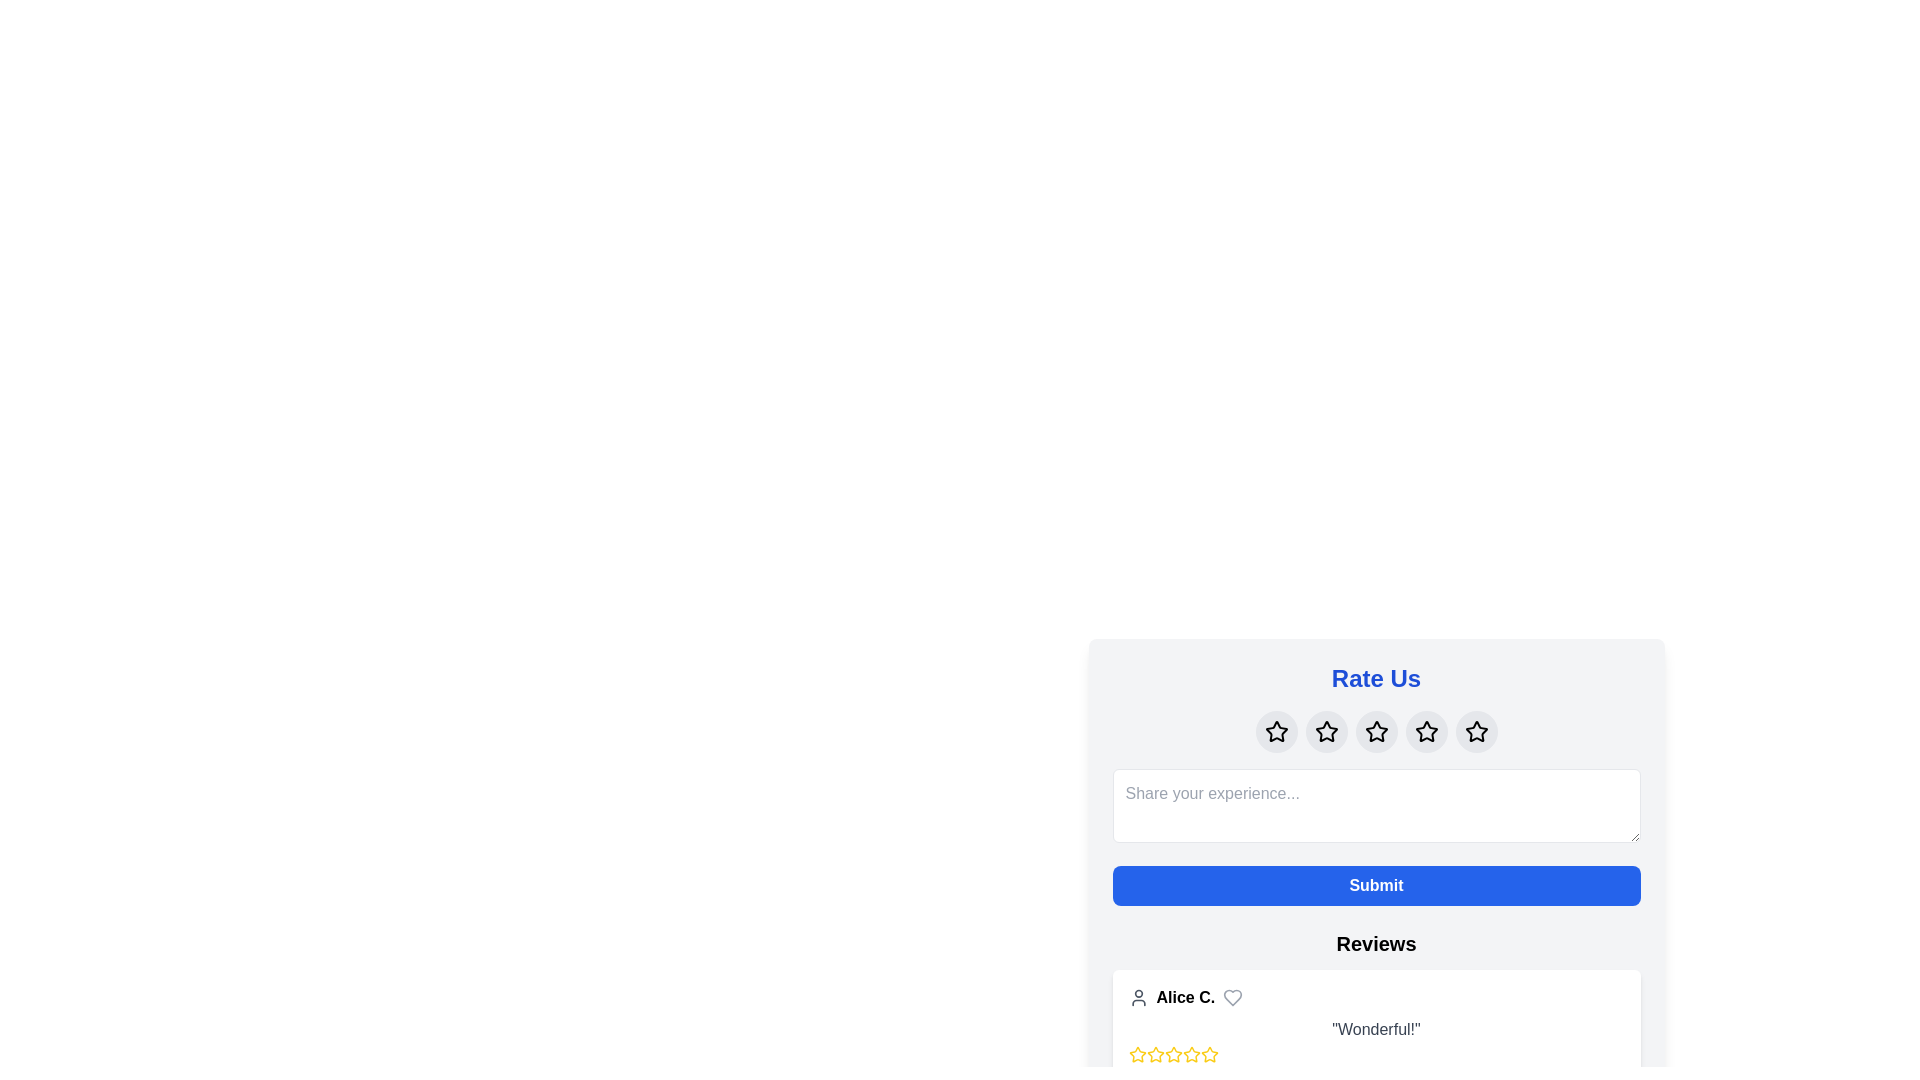 The width and height of the screenshot is (1920, 1080). I want to click on the third star in the Interactive Star Rating Component, so click(1375, 732).